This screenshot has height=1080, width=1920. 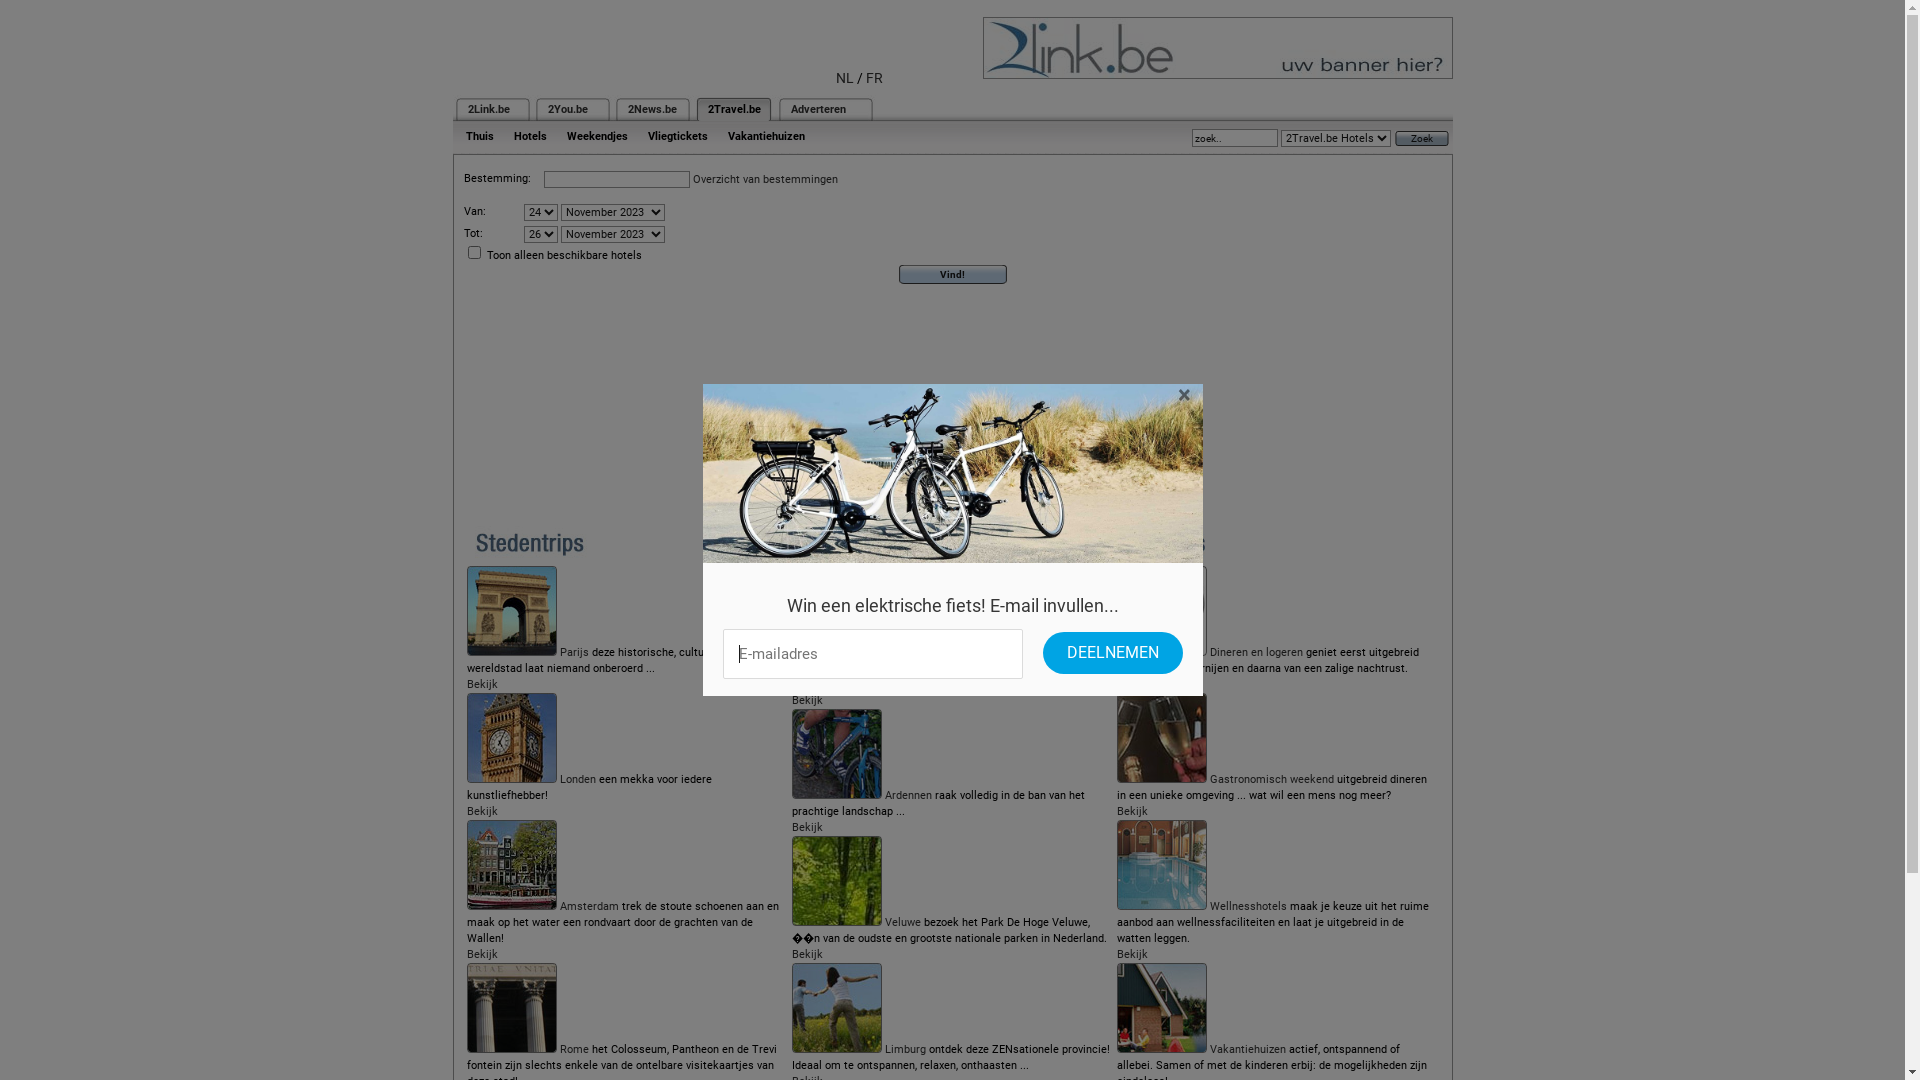 What do you see at coordinates (588, 906) in the screenshot?
I see `'Amsterdam'` at bounding box center [588, 906].